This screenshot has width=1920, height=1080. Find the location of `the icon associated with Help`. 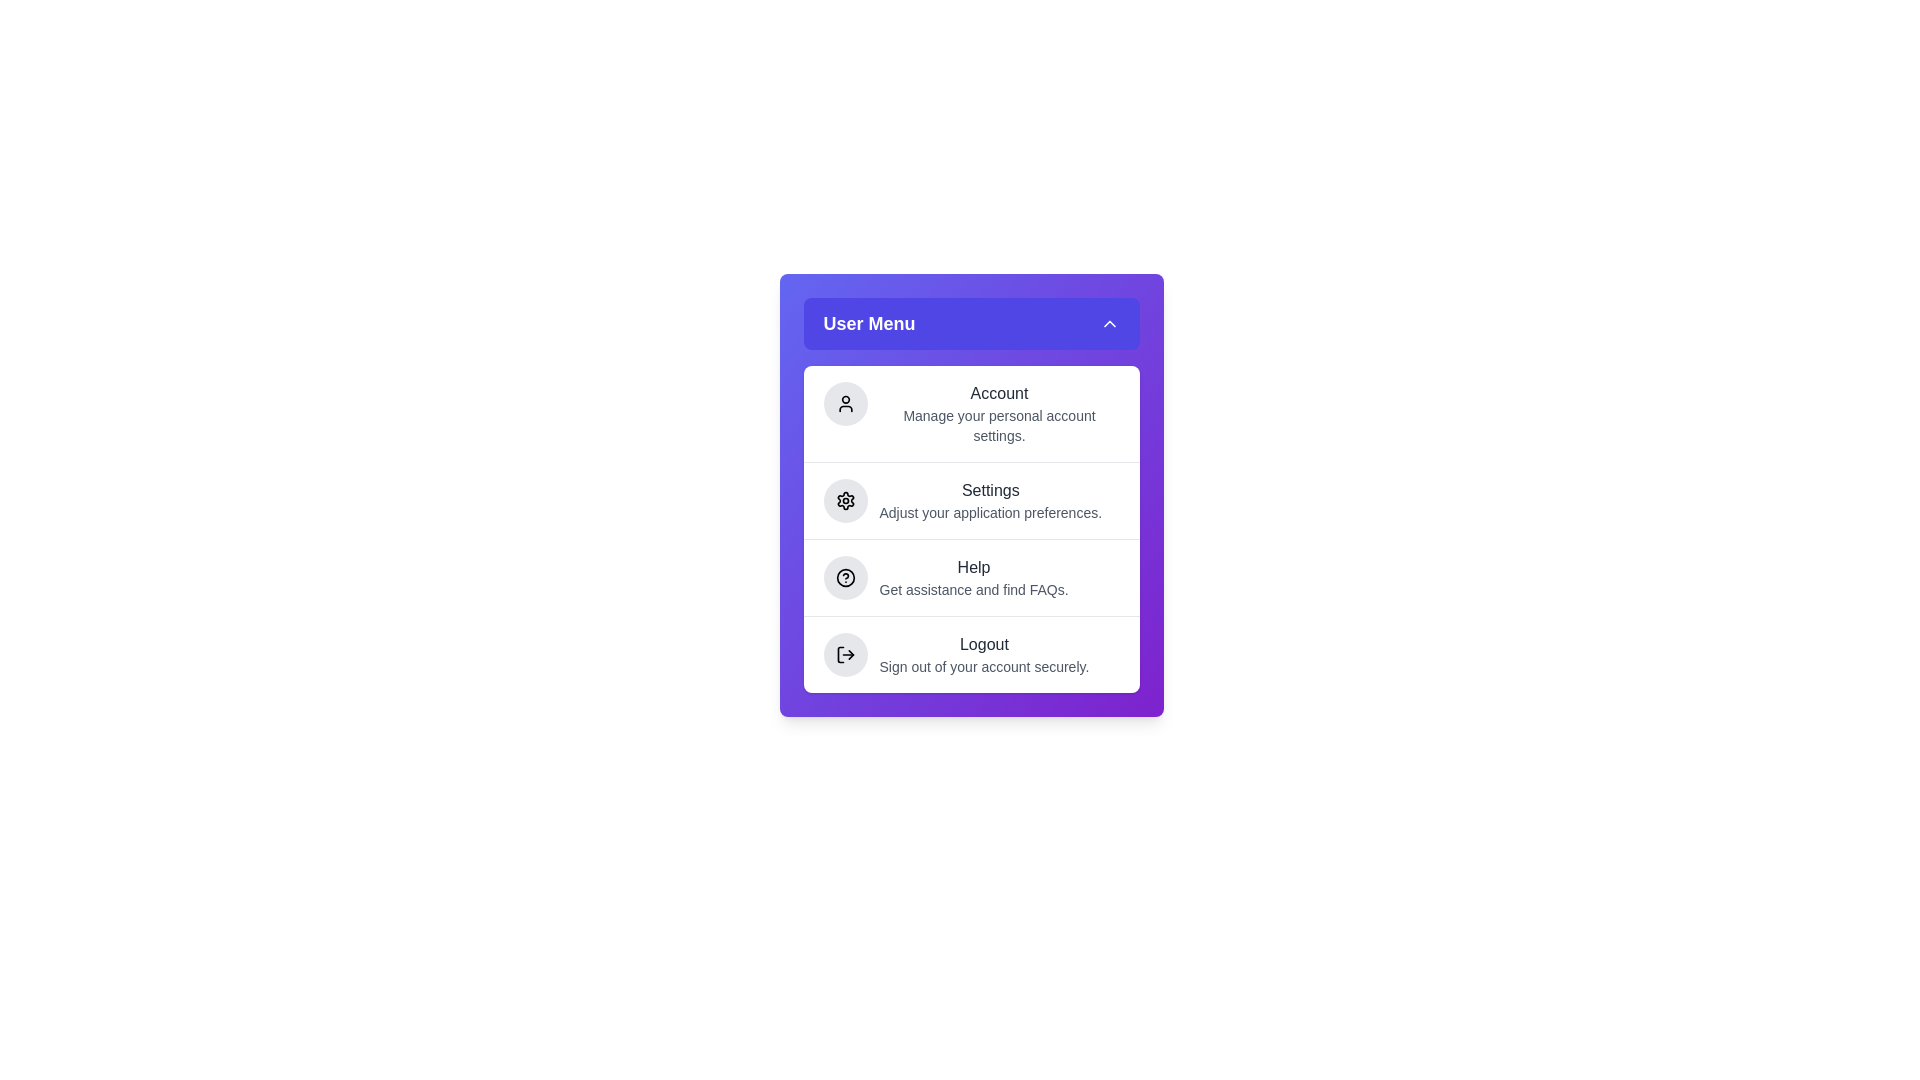

the icon associated with Help is located at coordinates (845, 578).